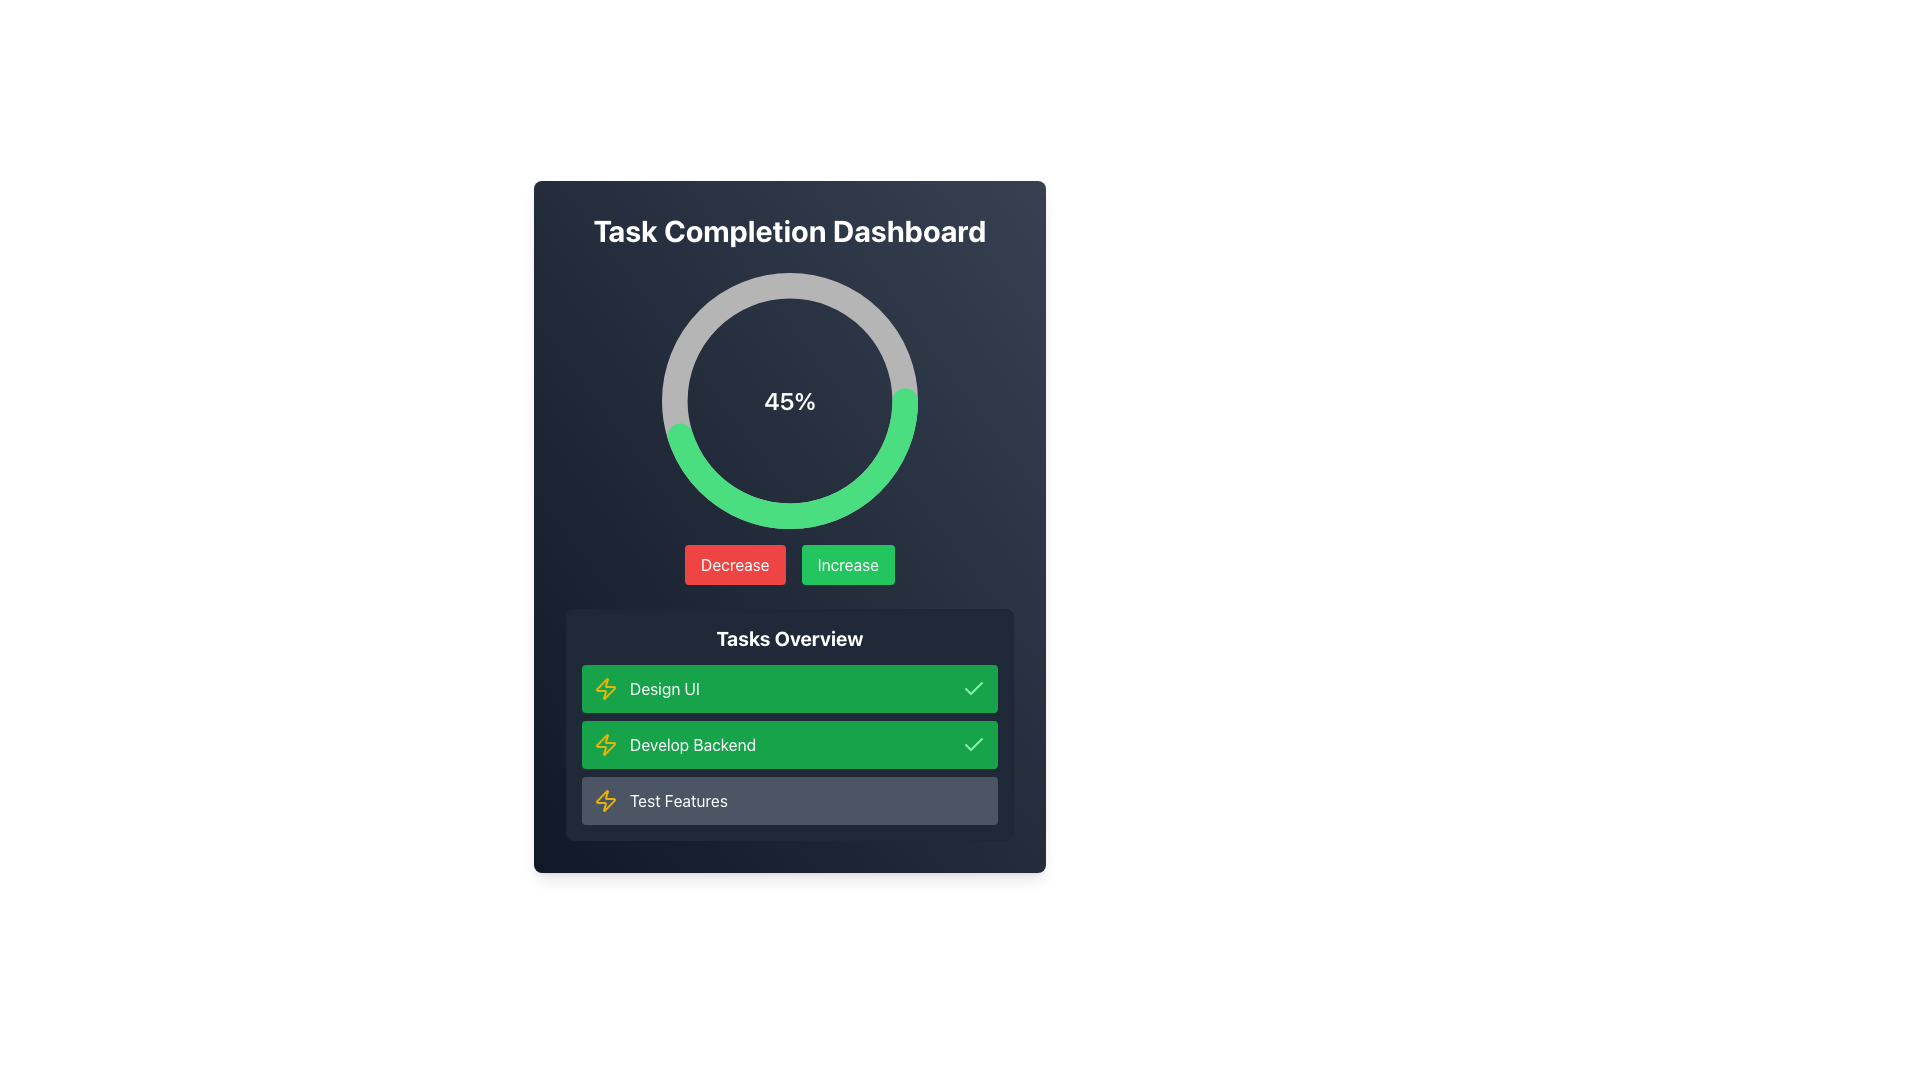 The image size is (1920, 1080). What do you see at coordinates (974, 744) in the screenshot?
I see `the light green checkmark icon located in the 'Design UI' task row within the 'Tasks Overview' section, positioned towards the right side adjacent to the task name area` at bounding box center [974, 744].